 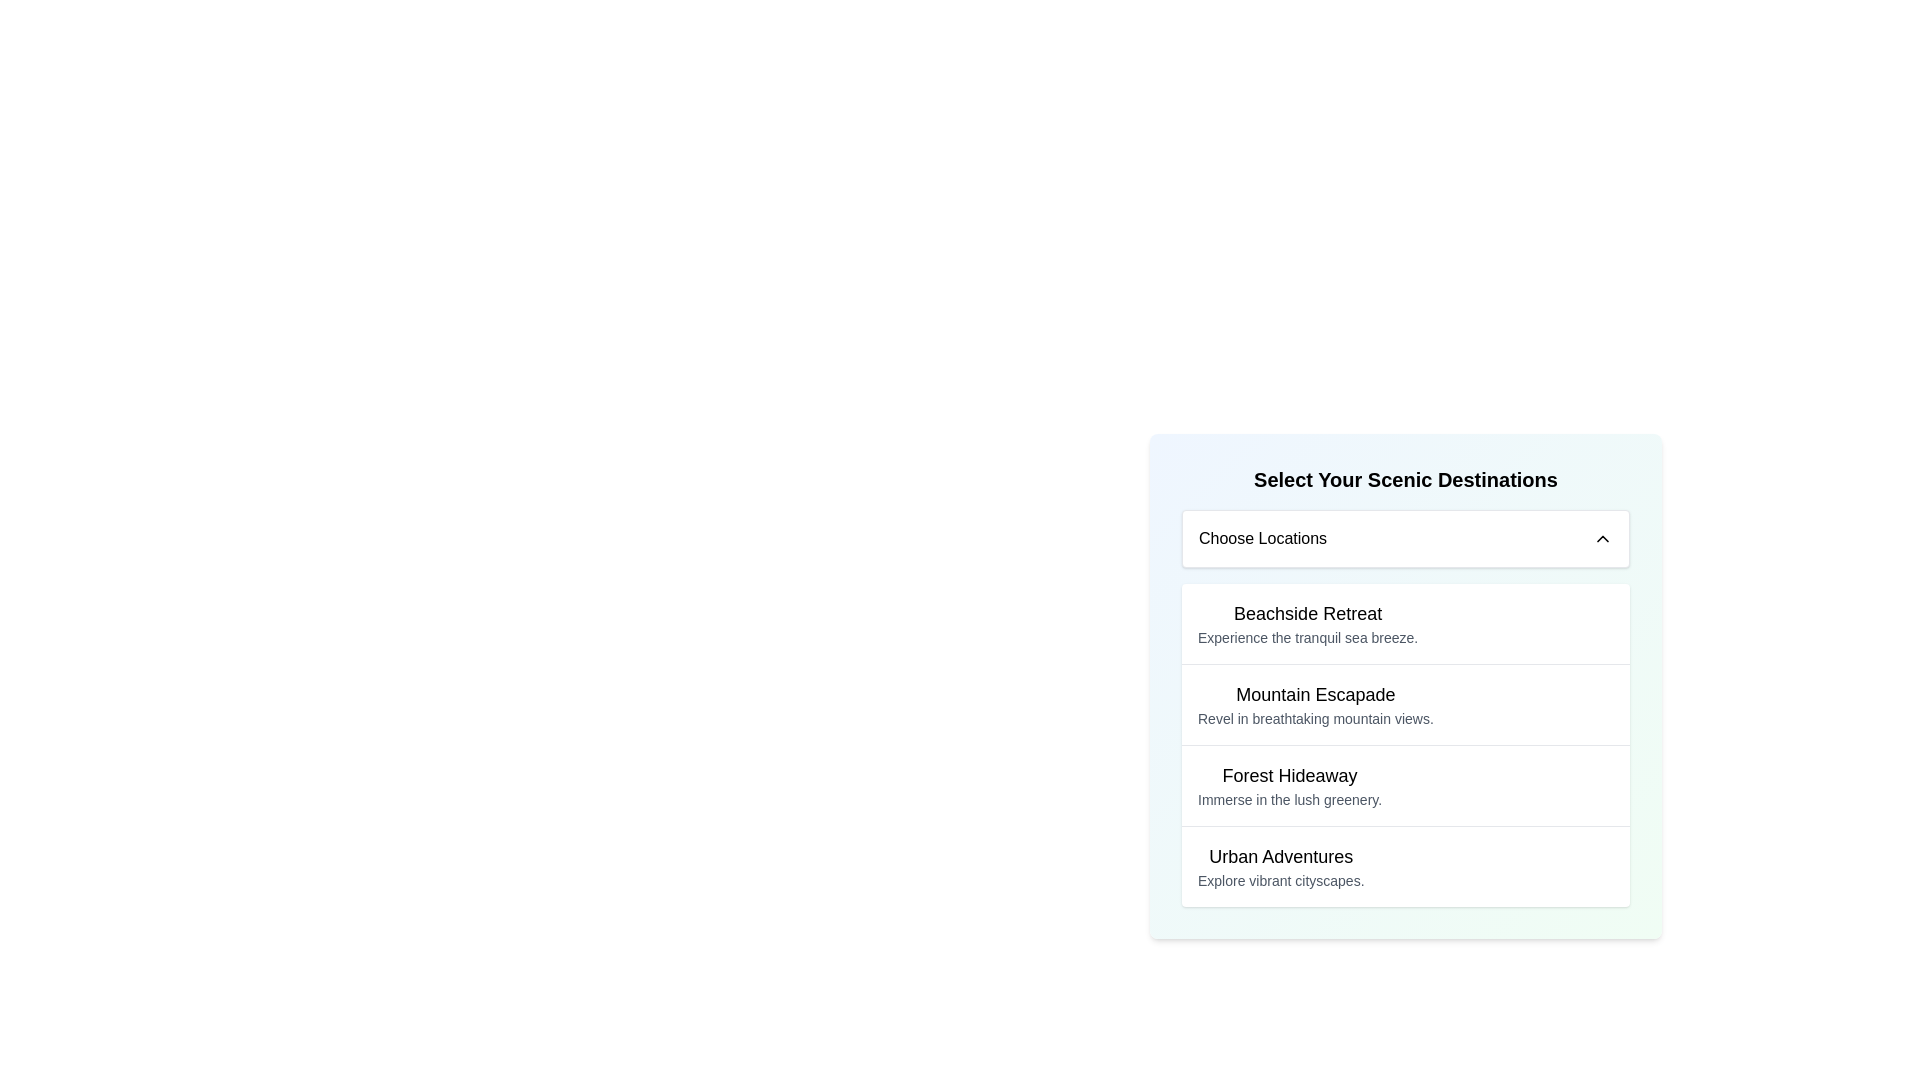 What do you see at coordinates (1405, 784) in the screenshot?
I see `the third item in the list of scenic destinations, which represents 'Forest Hideaway'` at bounding box center [1405, 784].